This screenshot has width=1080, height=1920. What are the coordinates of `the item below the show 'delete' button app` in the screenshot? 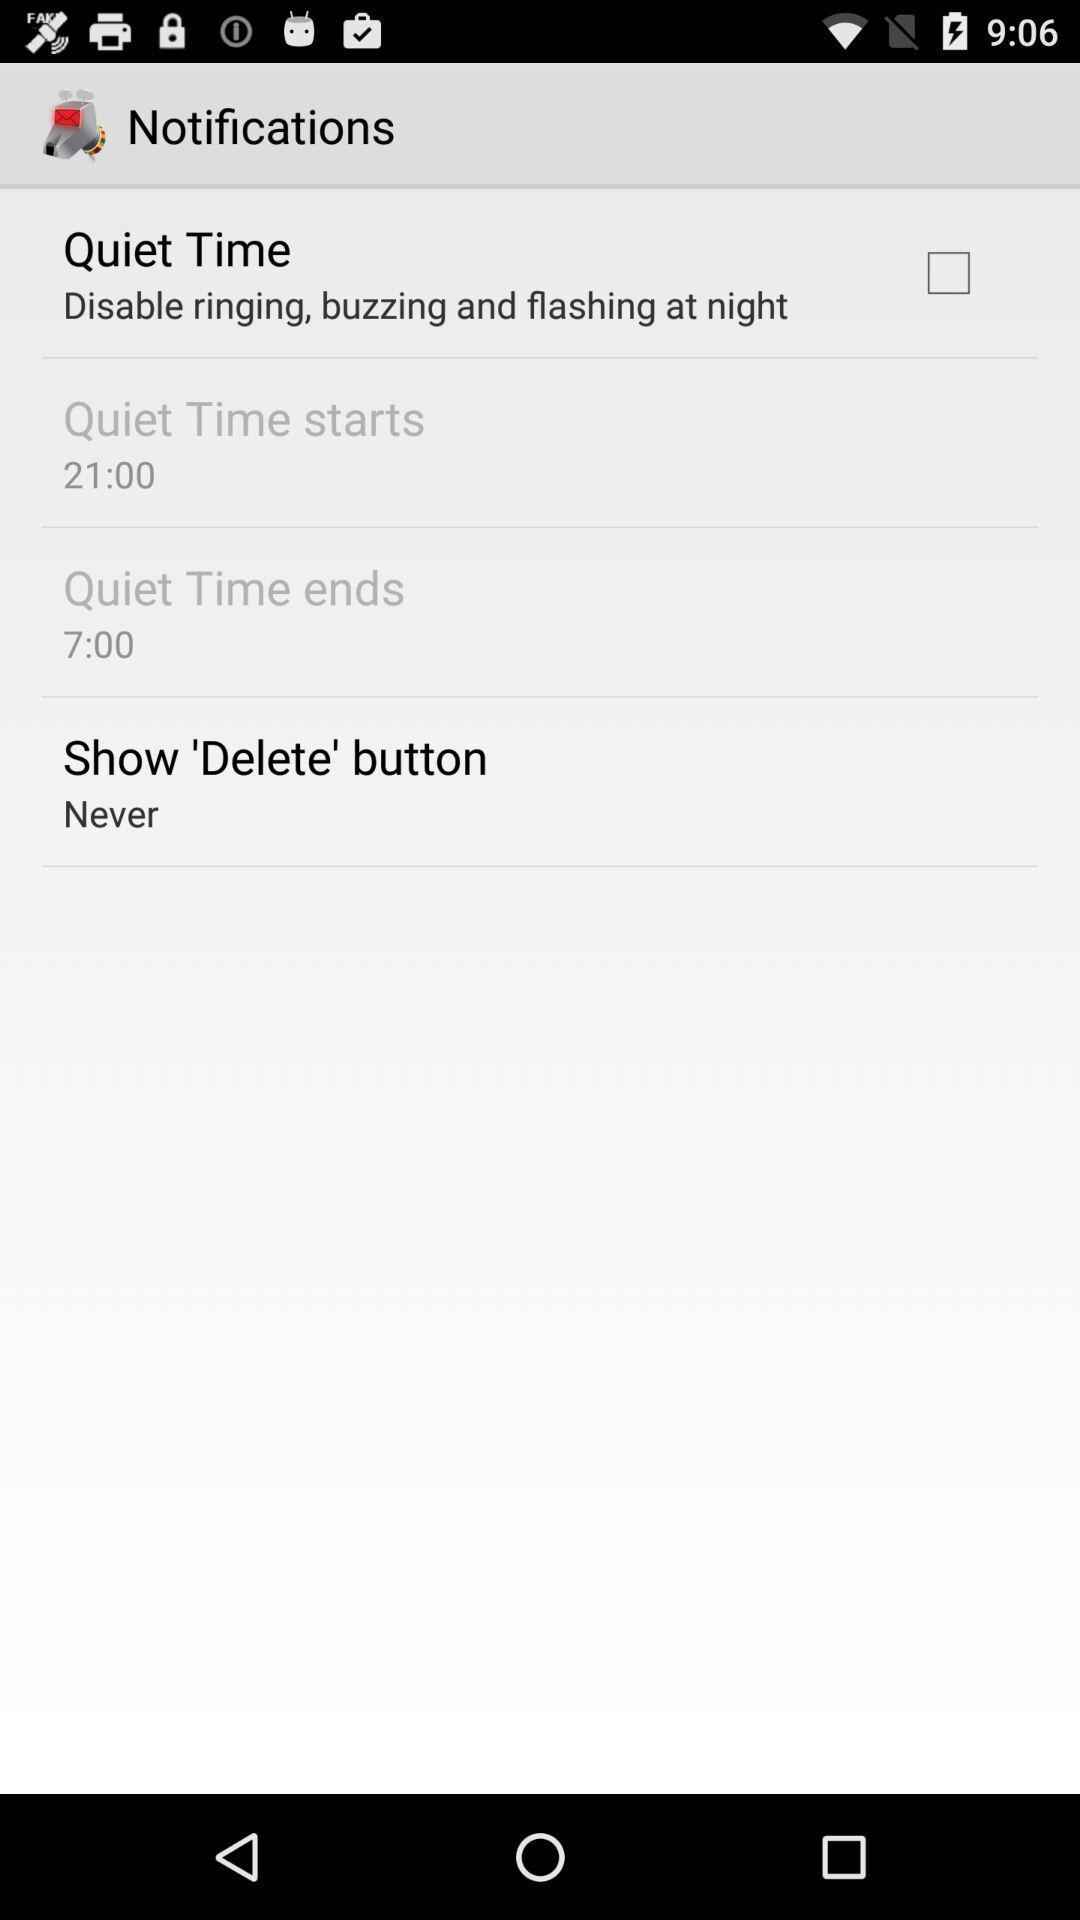 It's located at (111, 812).